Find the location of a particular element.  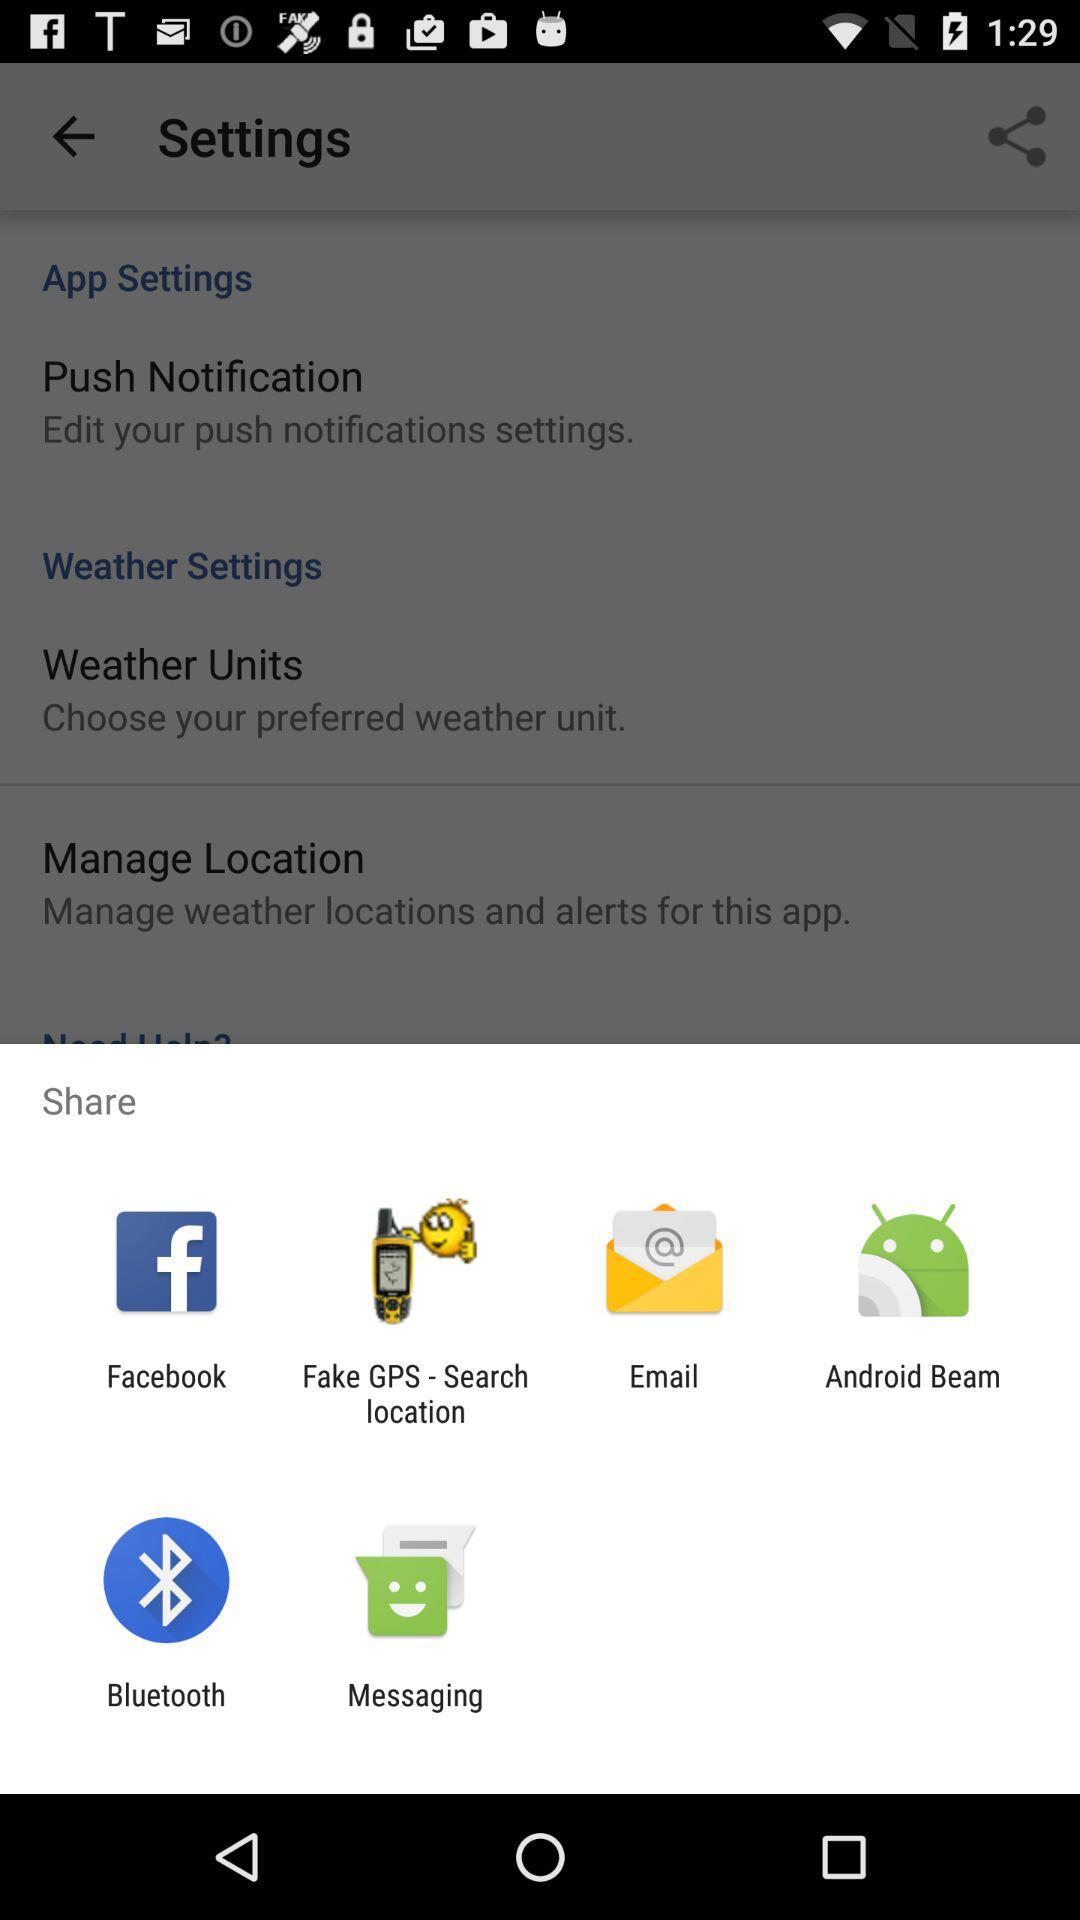

the icon next to the fake gps search icon is located at coordinates (664, 1392).